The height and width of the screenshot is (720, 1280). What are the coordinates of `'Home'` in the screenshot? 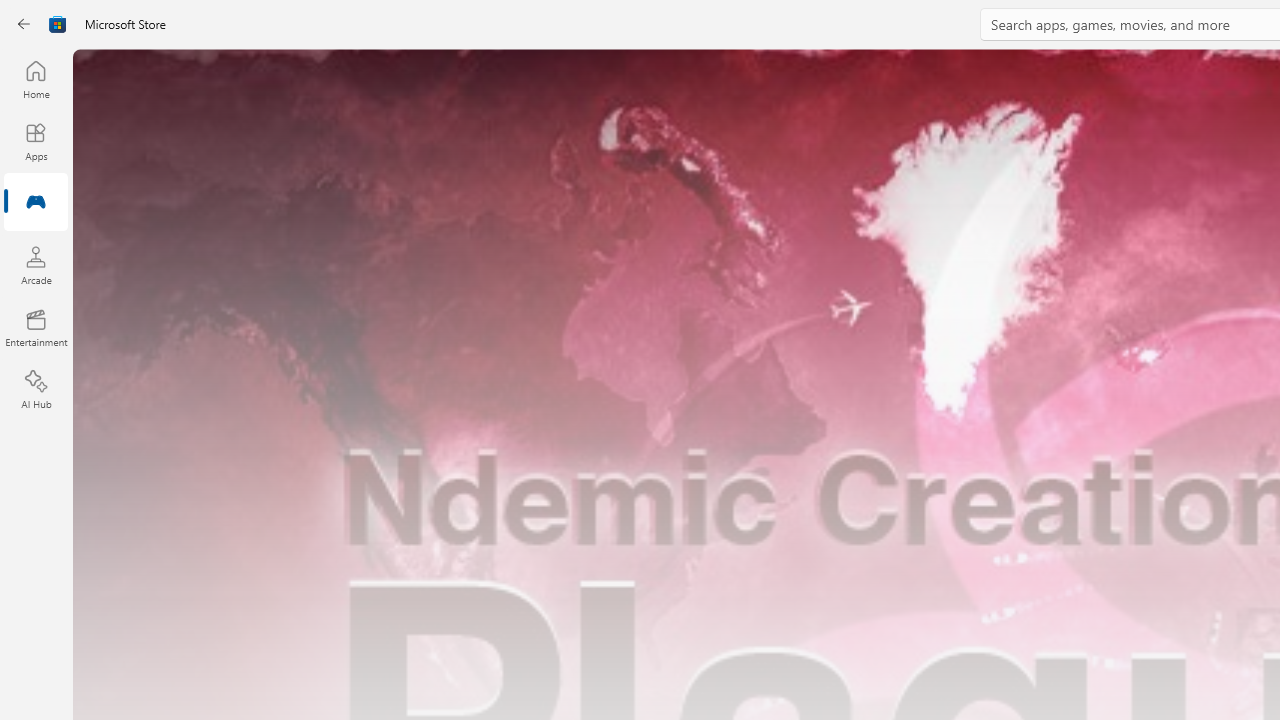 It's located at (35, 78).